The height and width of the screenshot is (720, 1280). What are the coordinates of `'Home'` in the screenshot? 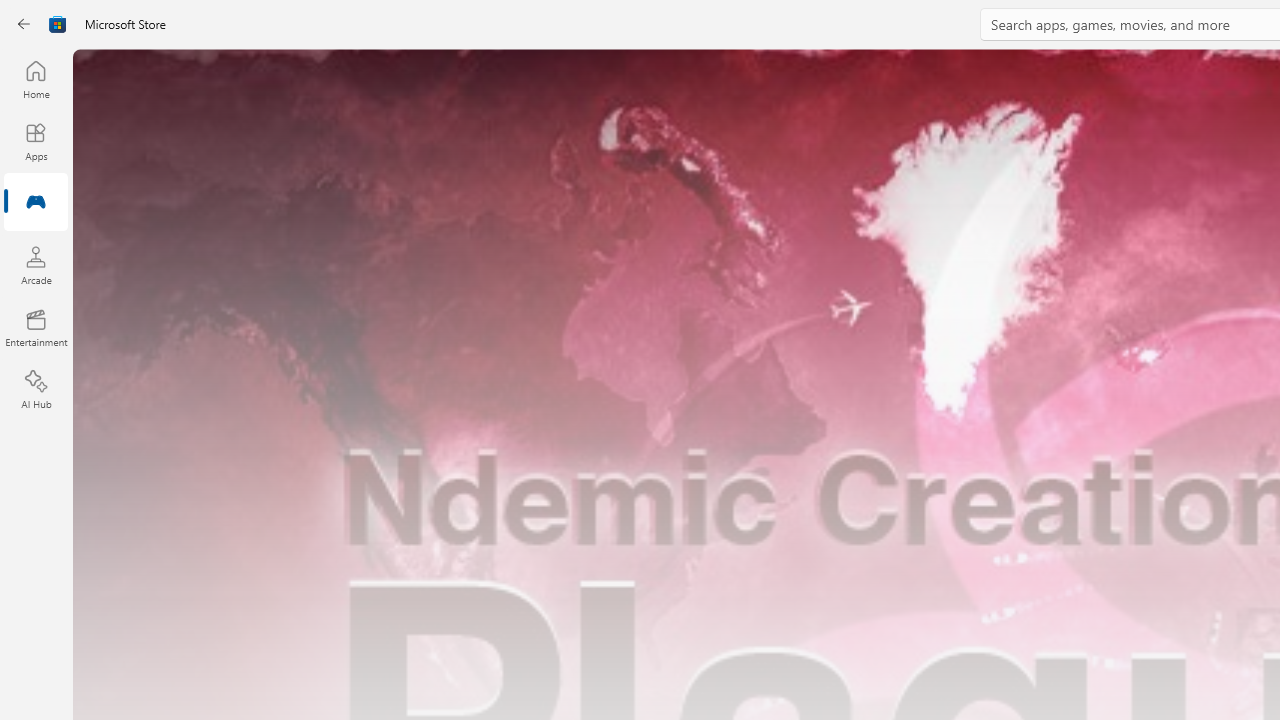 It's located at (35, 78).